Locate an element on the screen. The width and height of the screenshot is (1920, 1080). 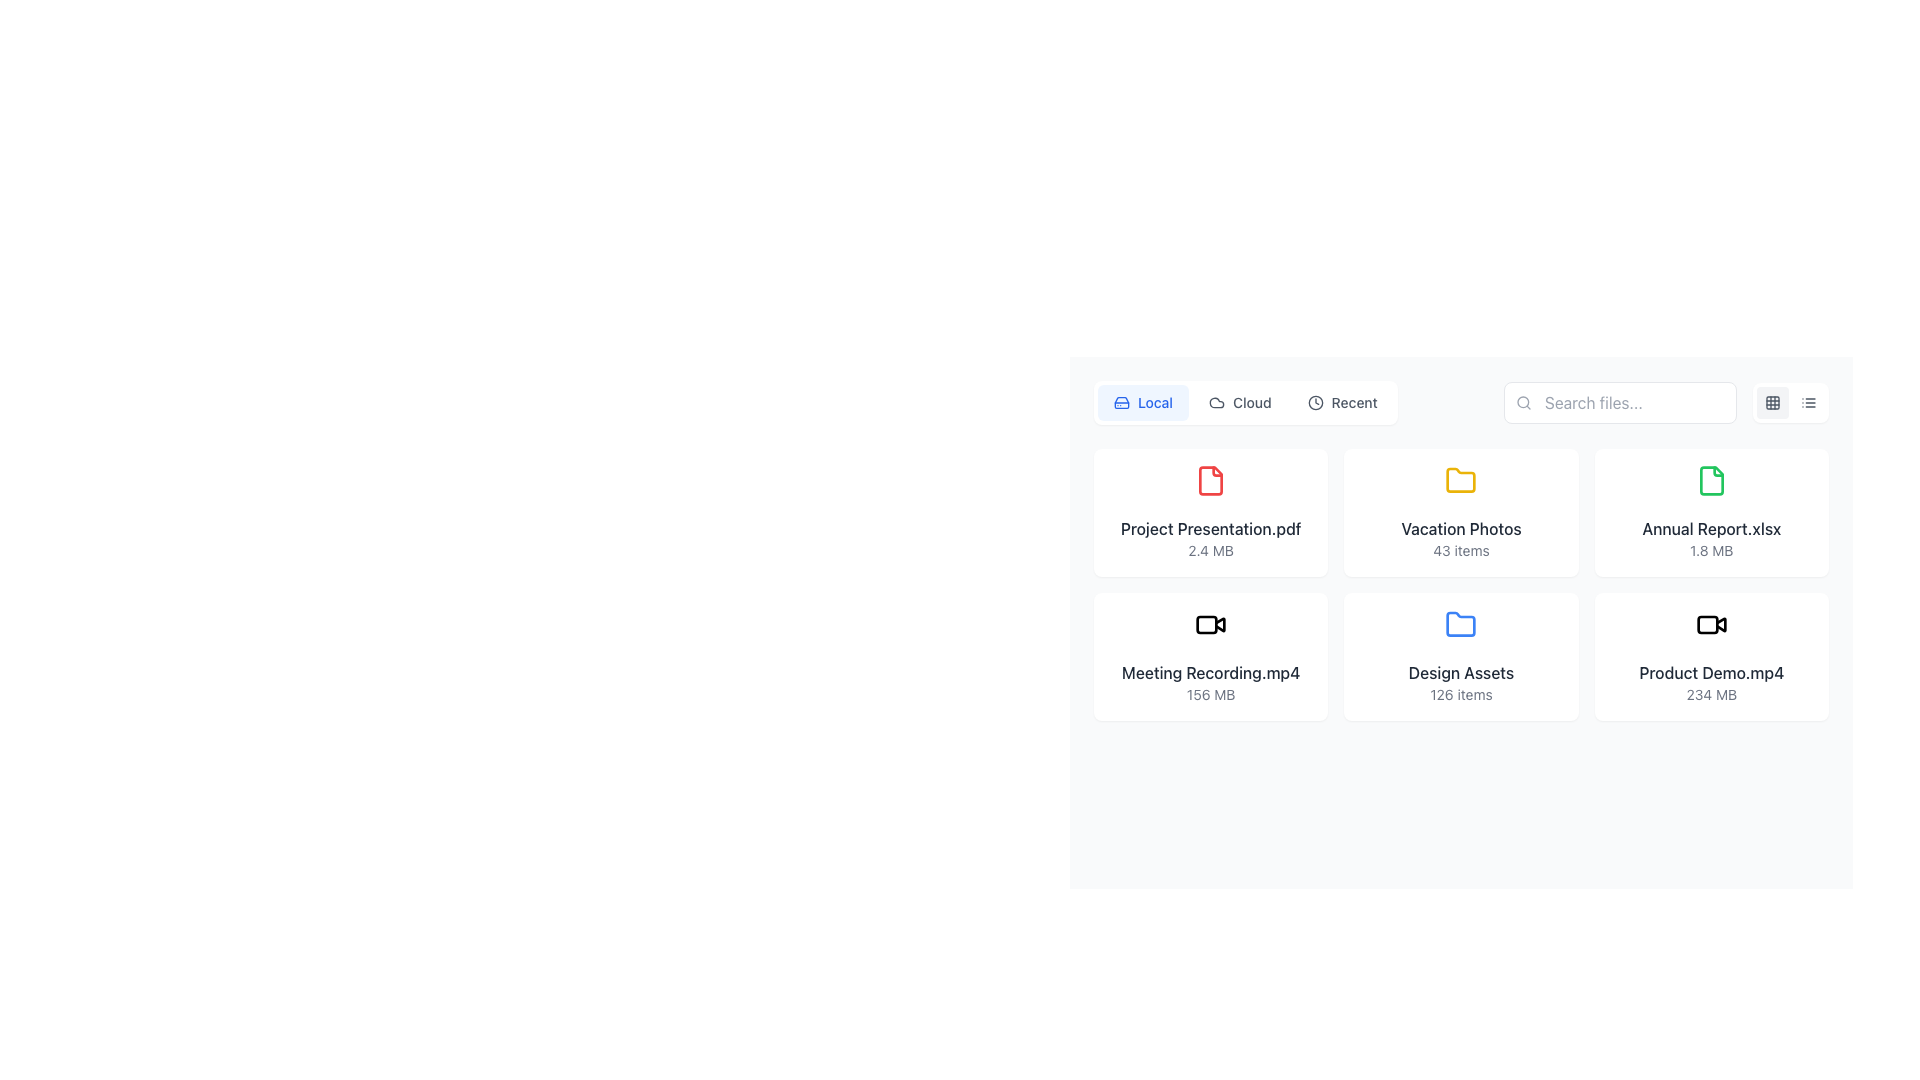
the 'Annual Report.xlsx' file item is located at coordinates (1710, 512).